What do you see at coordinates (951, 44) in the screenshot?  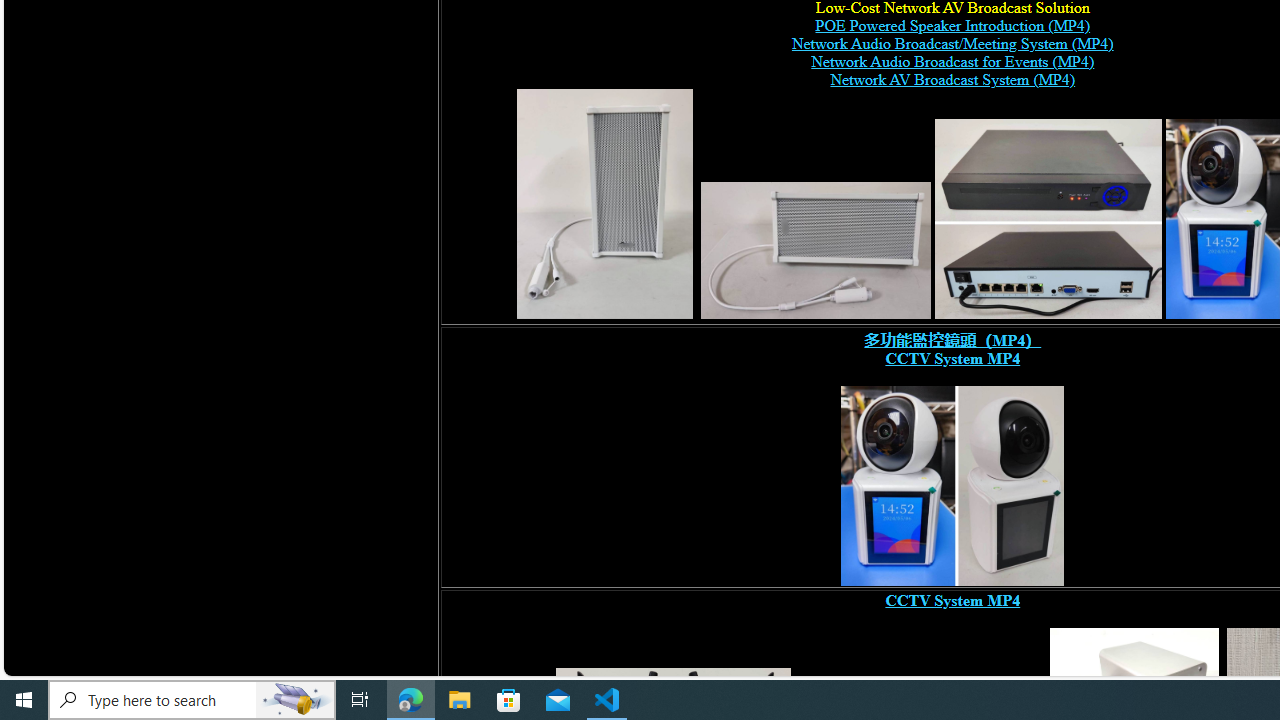 I see `'Network Audio Broadcast/Meeting System (MP4)'` at bounding box center [951, 44].